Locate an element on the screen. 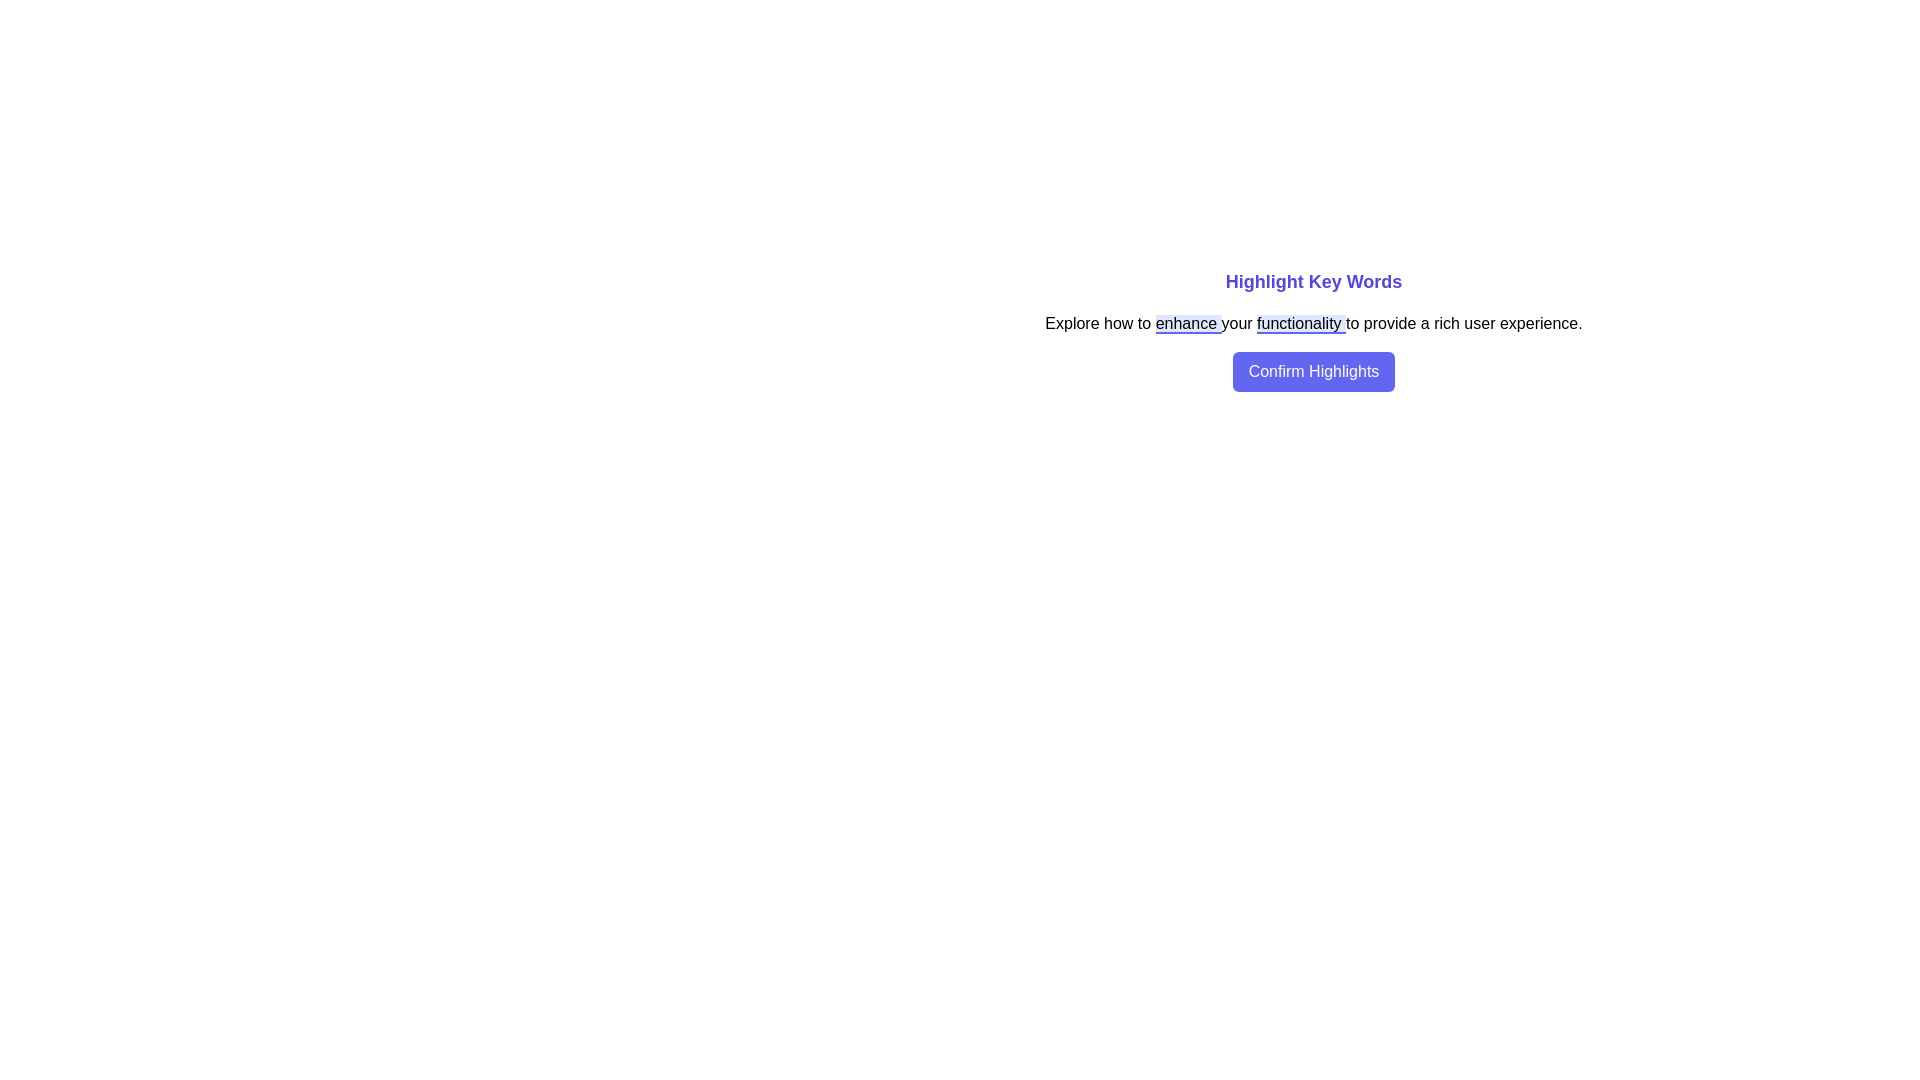  text label located beneath the 'Highlight Key Words' header, specifically the eighth word in the sentence 'Explore how to enhance your functionality to provide a rich user experience.' which is 'to' is located at coordinates (1391, 323).